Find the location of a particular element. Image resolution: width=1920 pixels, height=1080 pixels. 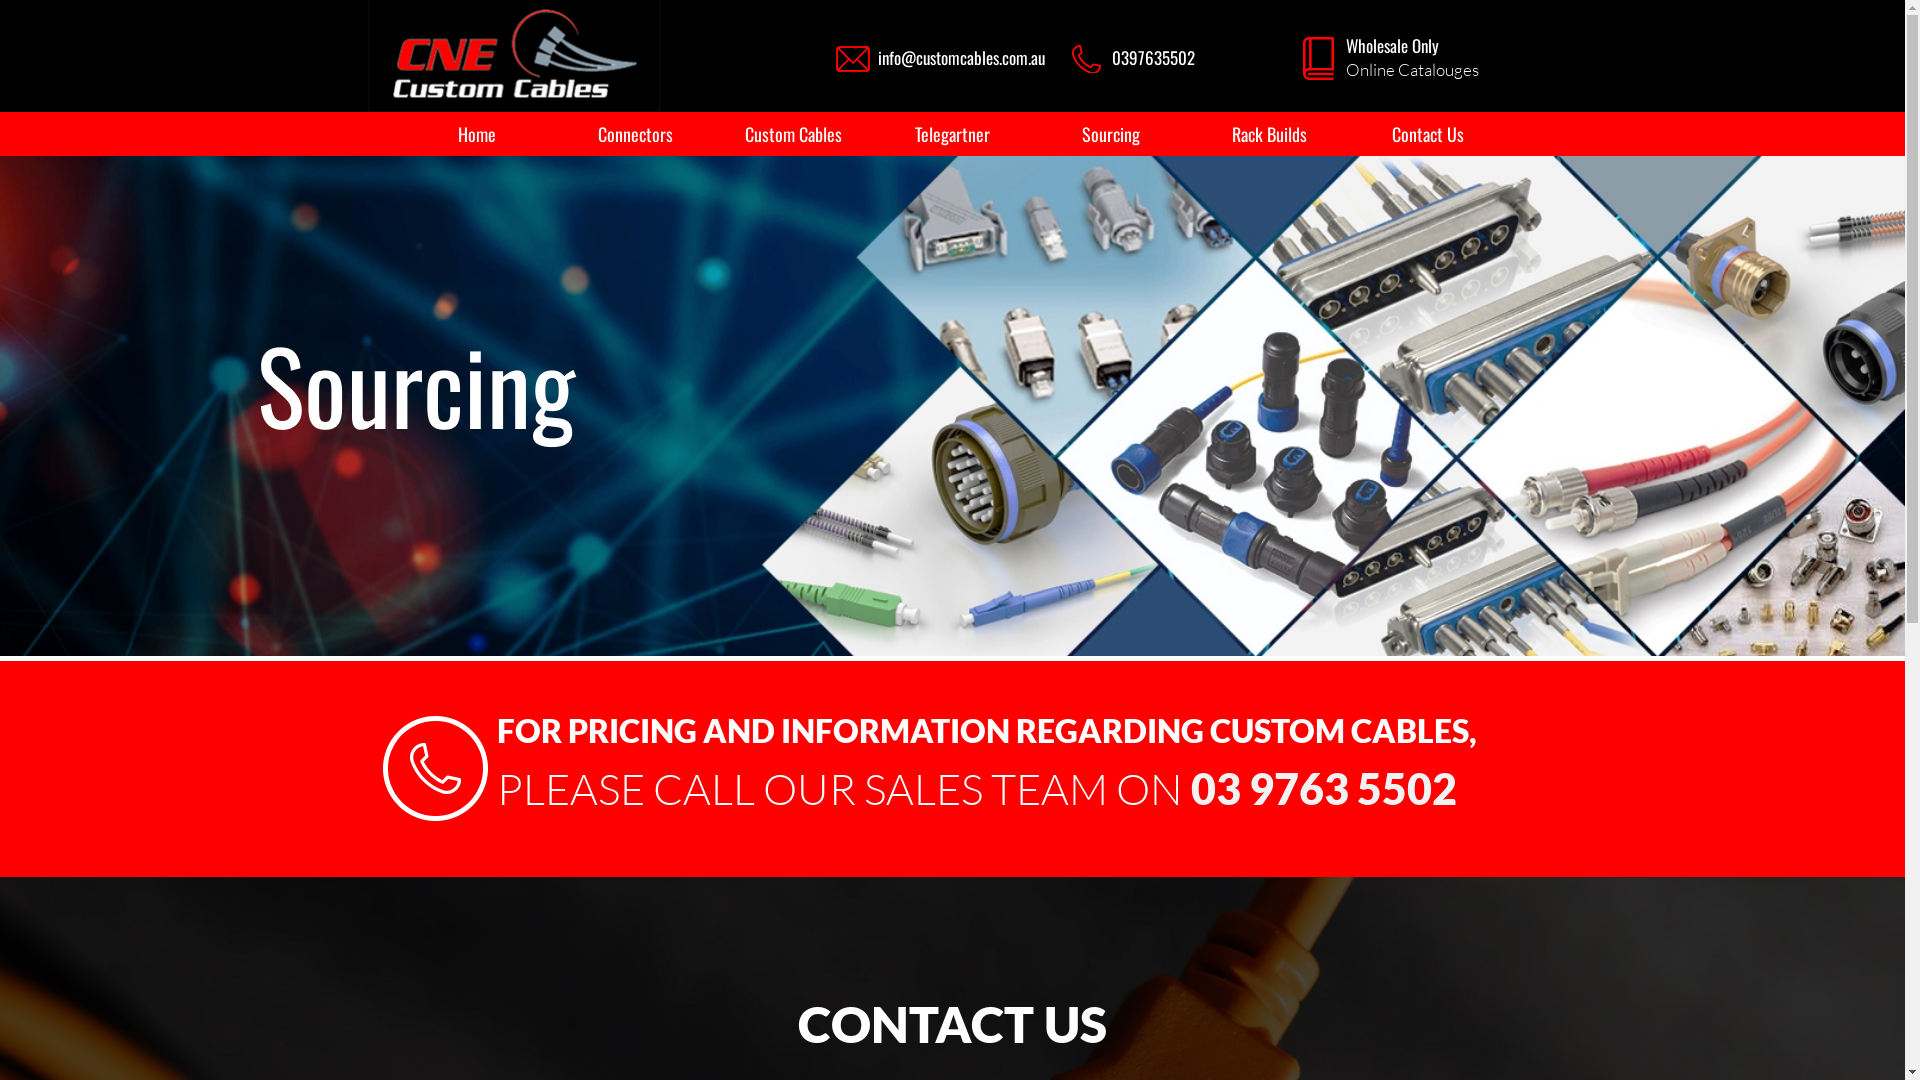

'Rack Builds' is located at coordinates (1268, 134).